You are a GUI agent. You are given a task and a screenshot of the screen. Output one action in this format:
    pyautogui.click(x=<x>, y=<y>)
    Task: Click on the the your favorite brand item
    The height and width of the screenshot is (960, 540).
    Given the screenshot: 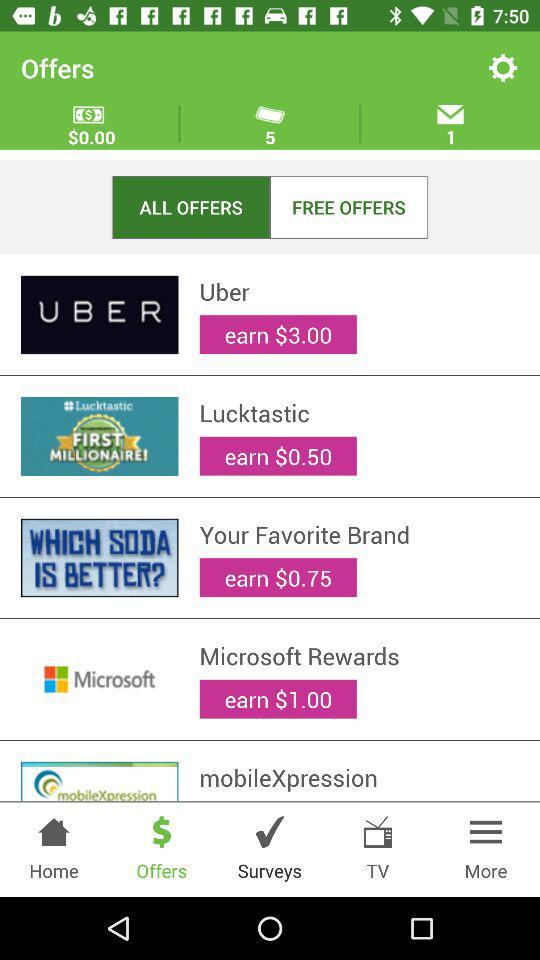 What is the action you would take?
    pyautogui.click(x=358, y=533)
    